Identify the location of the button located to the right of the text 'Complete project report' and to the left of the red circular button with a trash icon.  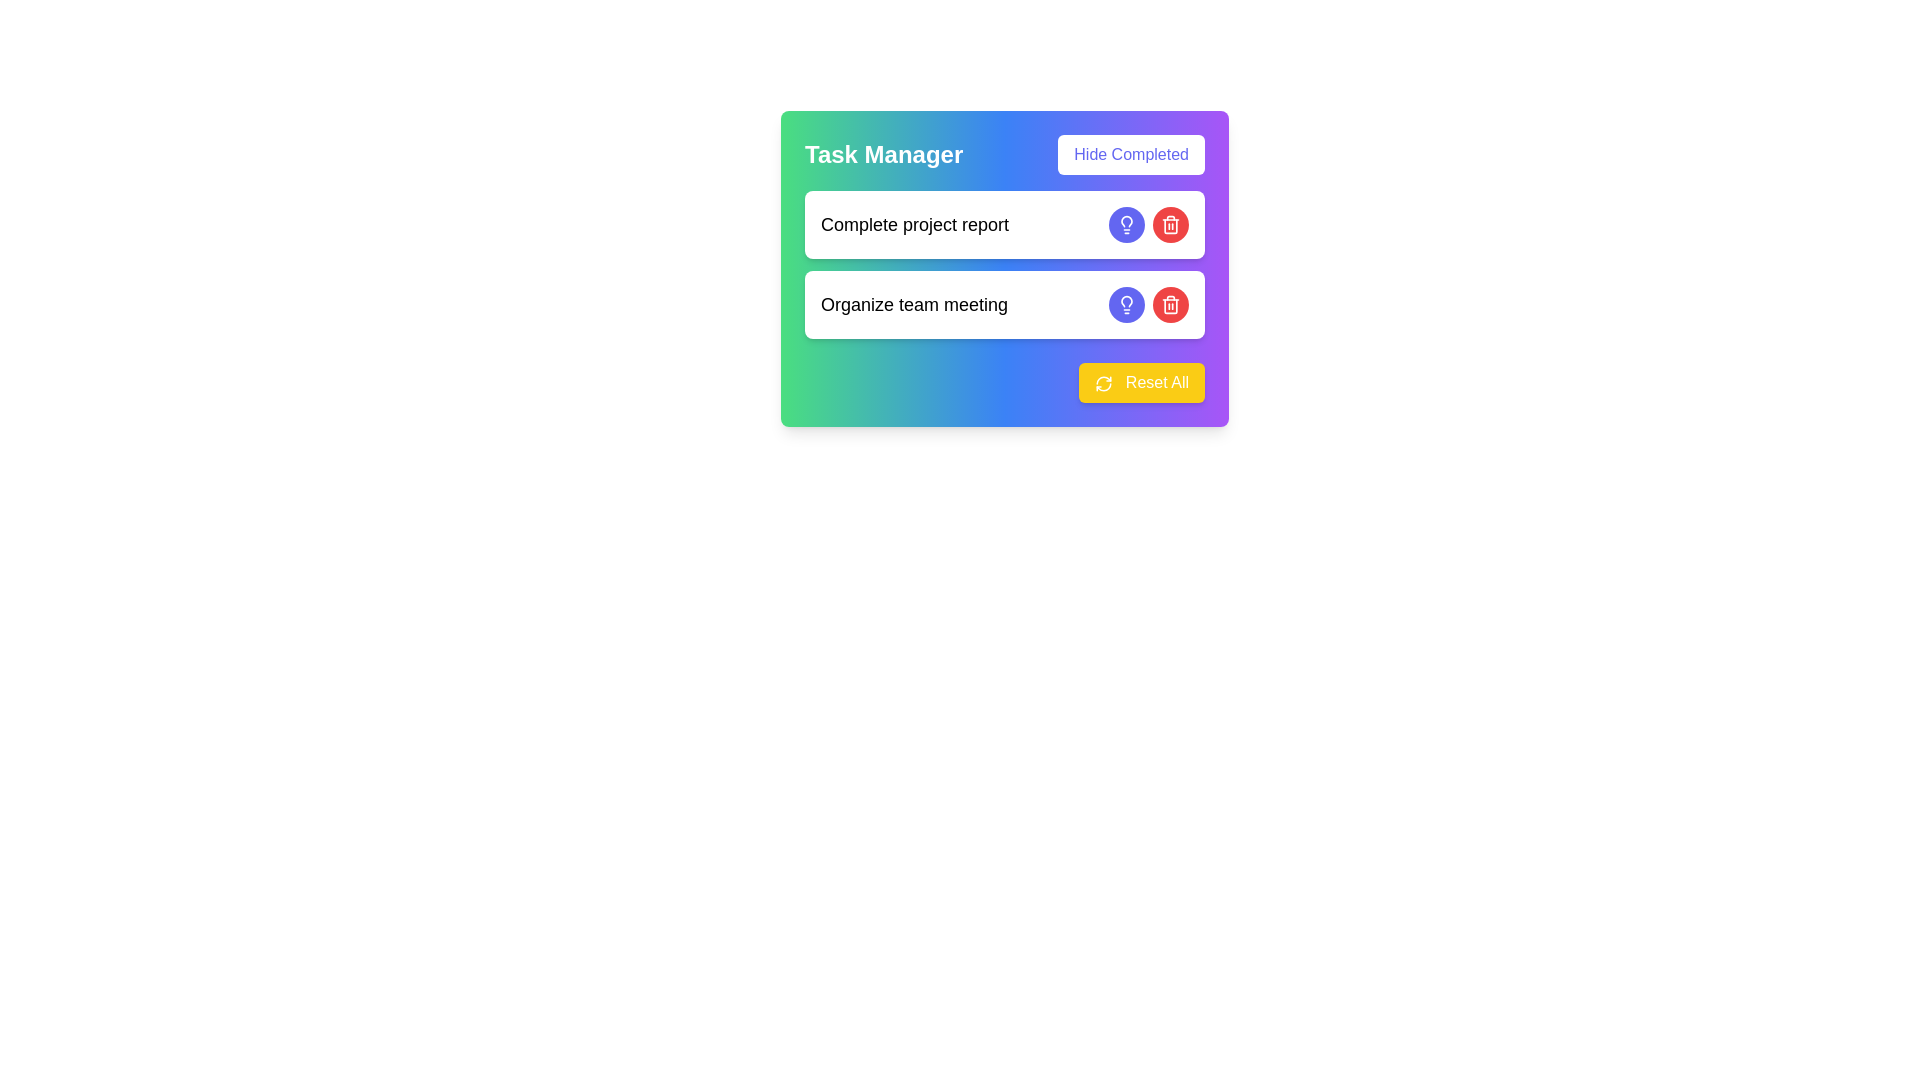
(1127, 224).